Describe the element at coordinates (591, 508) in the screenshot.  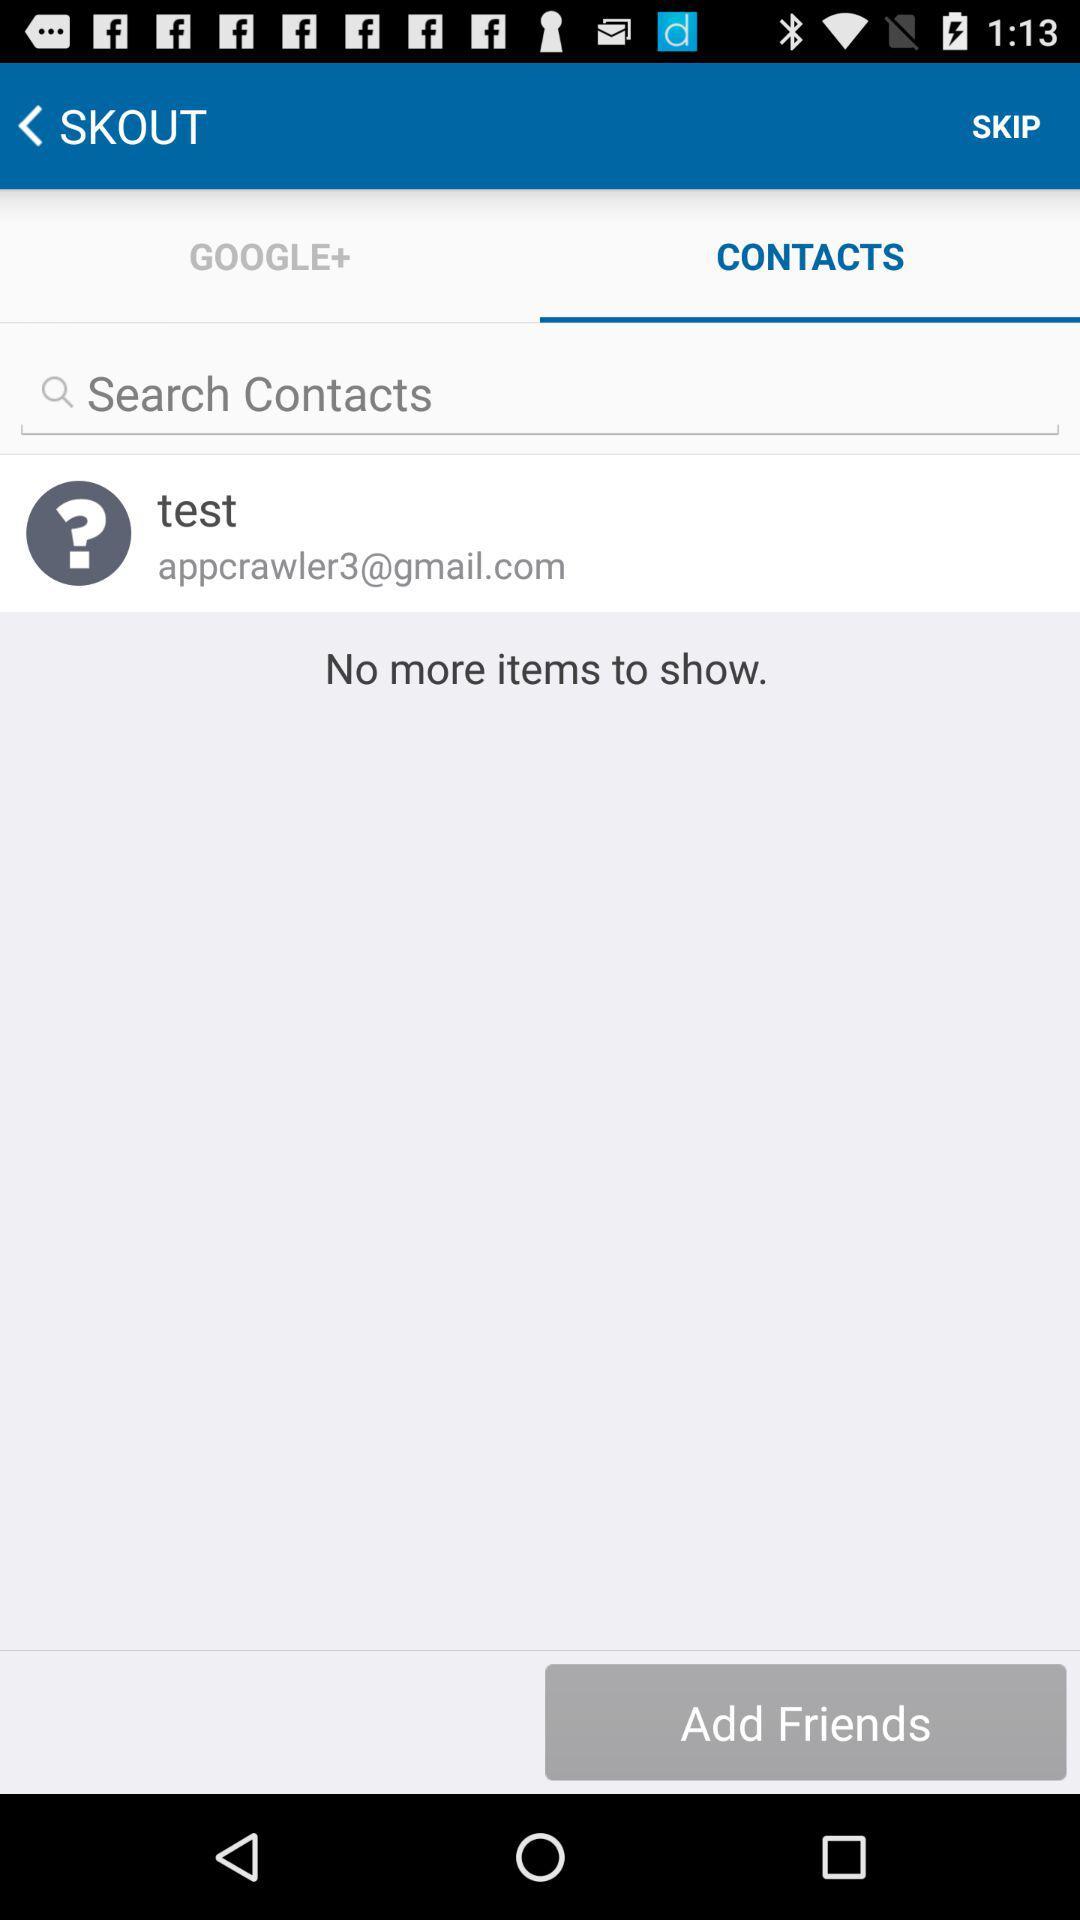
I see `the item above appcrawler3@gmail.com` at that location.